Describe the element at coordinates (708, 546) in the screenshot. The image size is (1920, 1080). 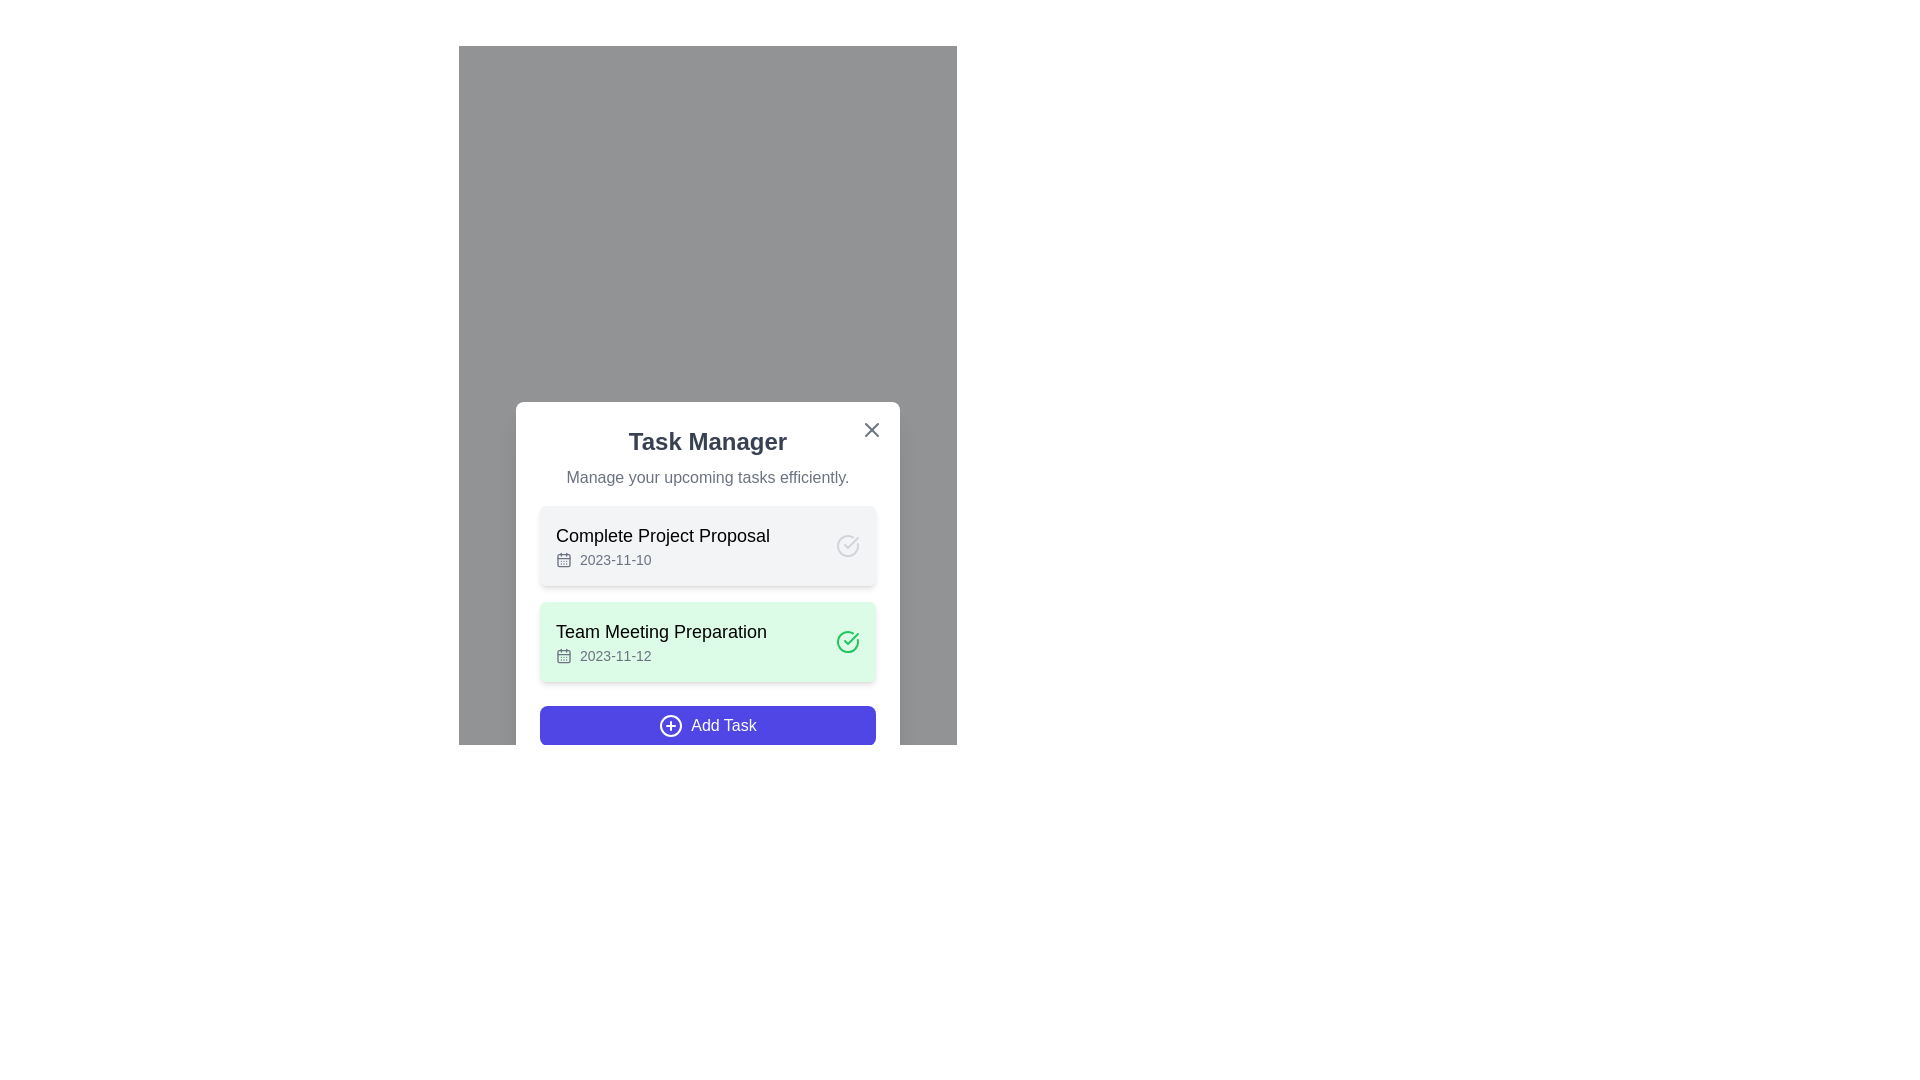
I see `task title 'Complete Project Proposal' and the date '2023-11-10' from the first Task card element in the modal window` at that location.